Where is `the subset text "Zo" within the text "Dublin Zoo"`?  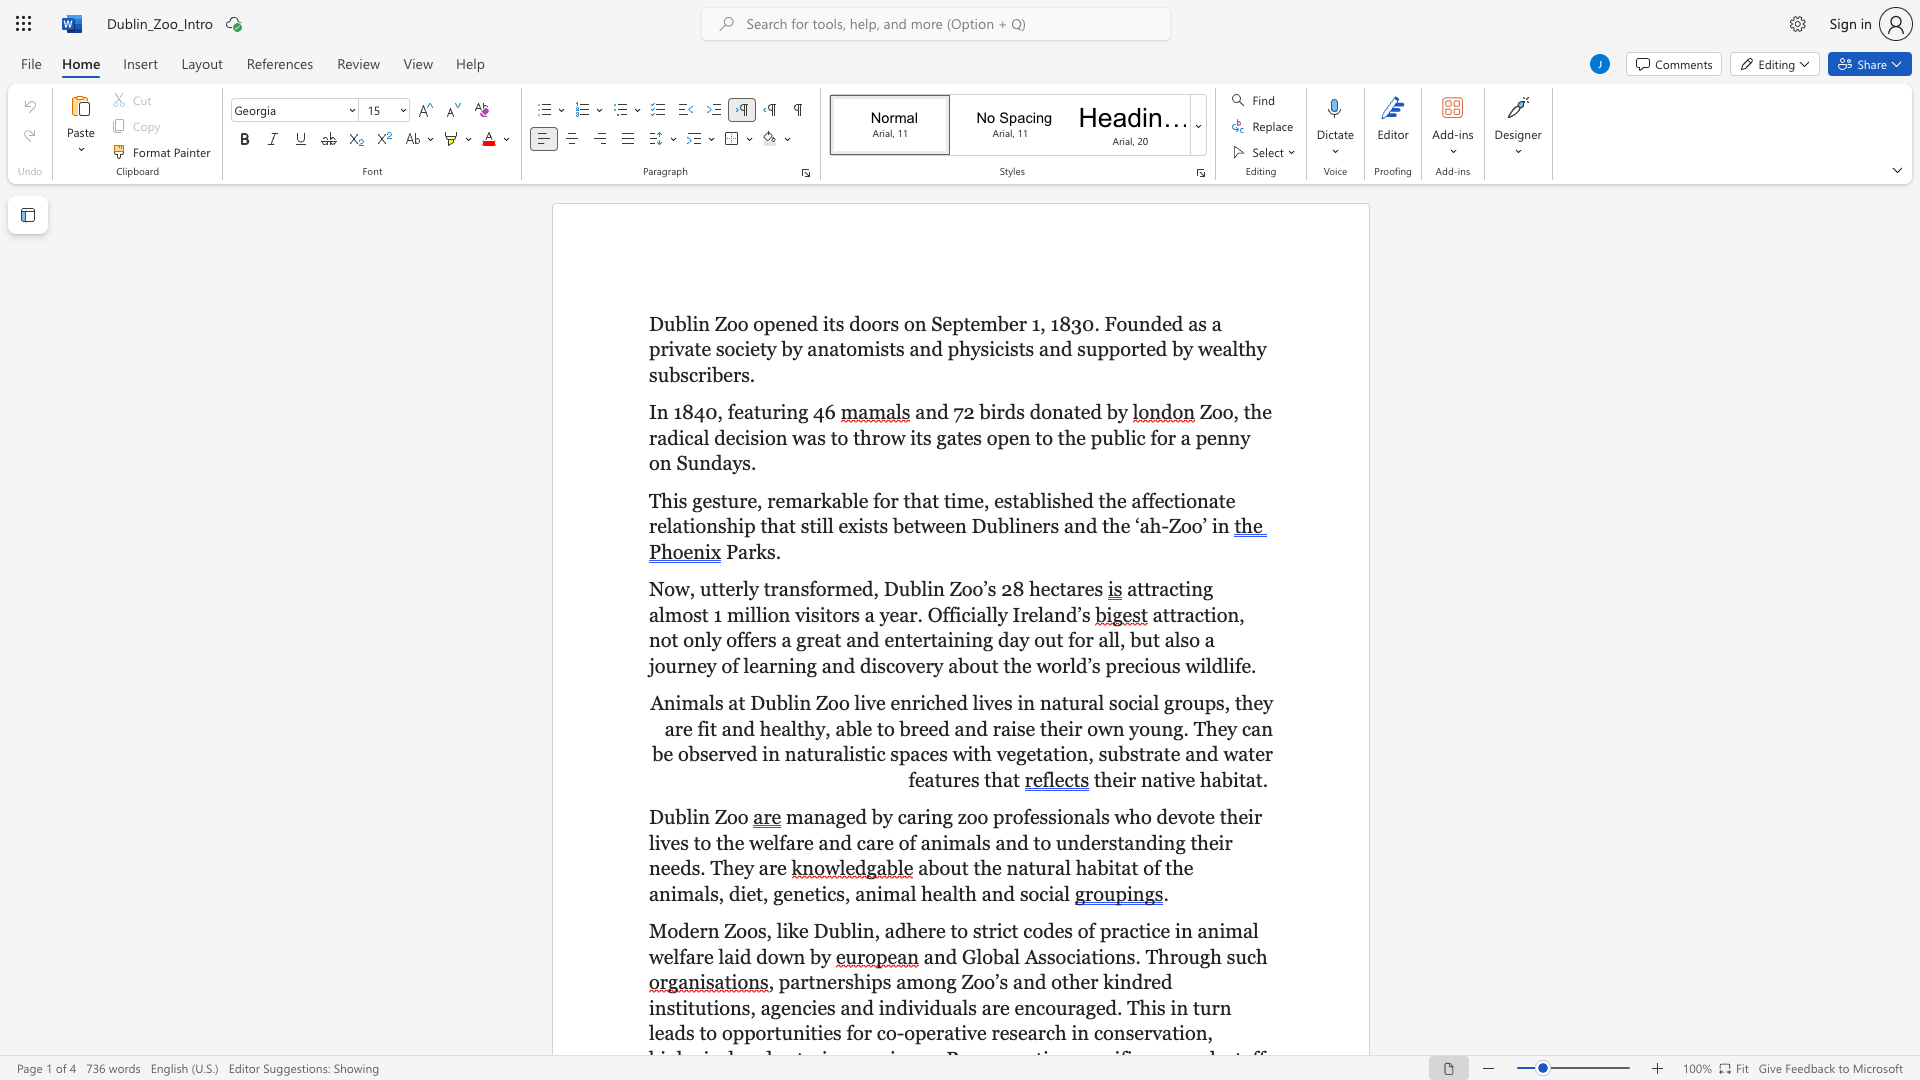 the subset text "Zo" within the text "Dublin Zoo" is located at coordinates (714, 817).